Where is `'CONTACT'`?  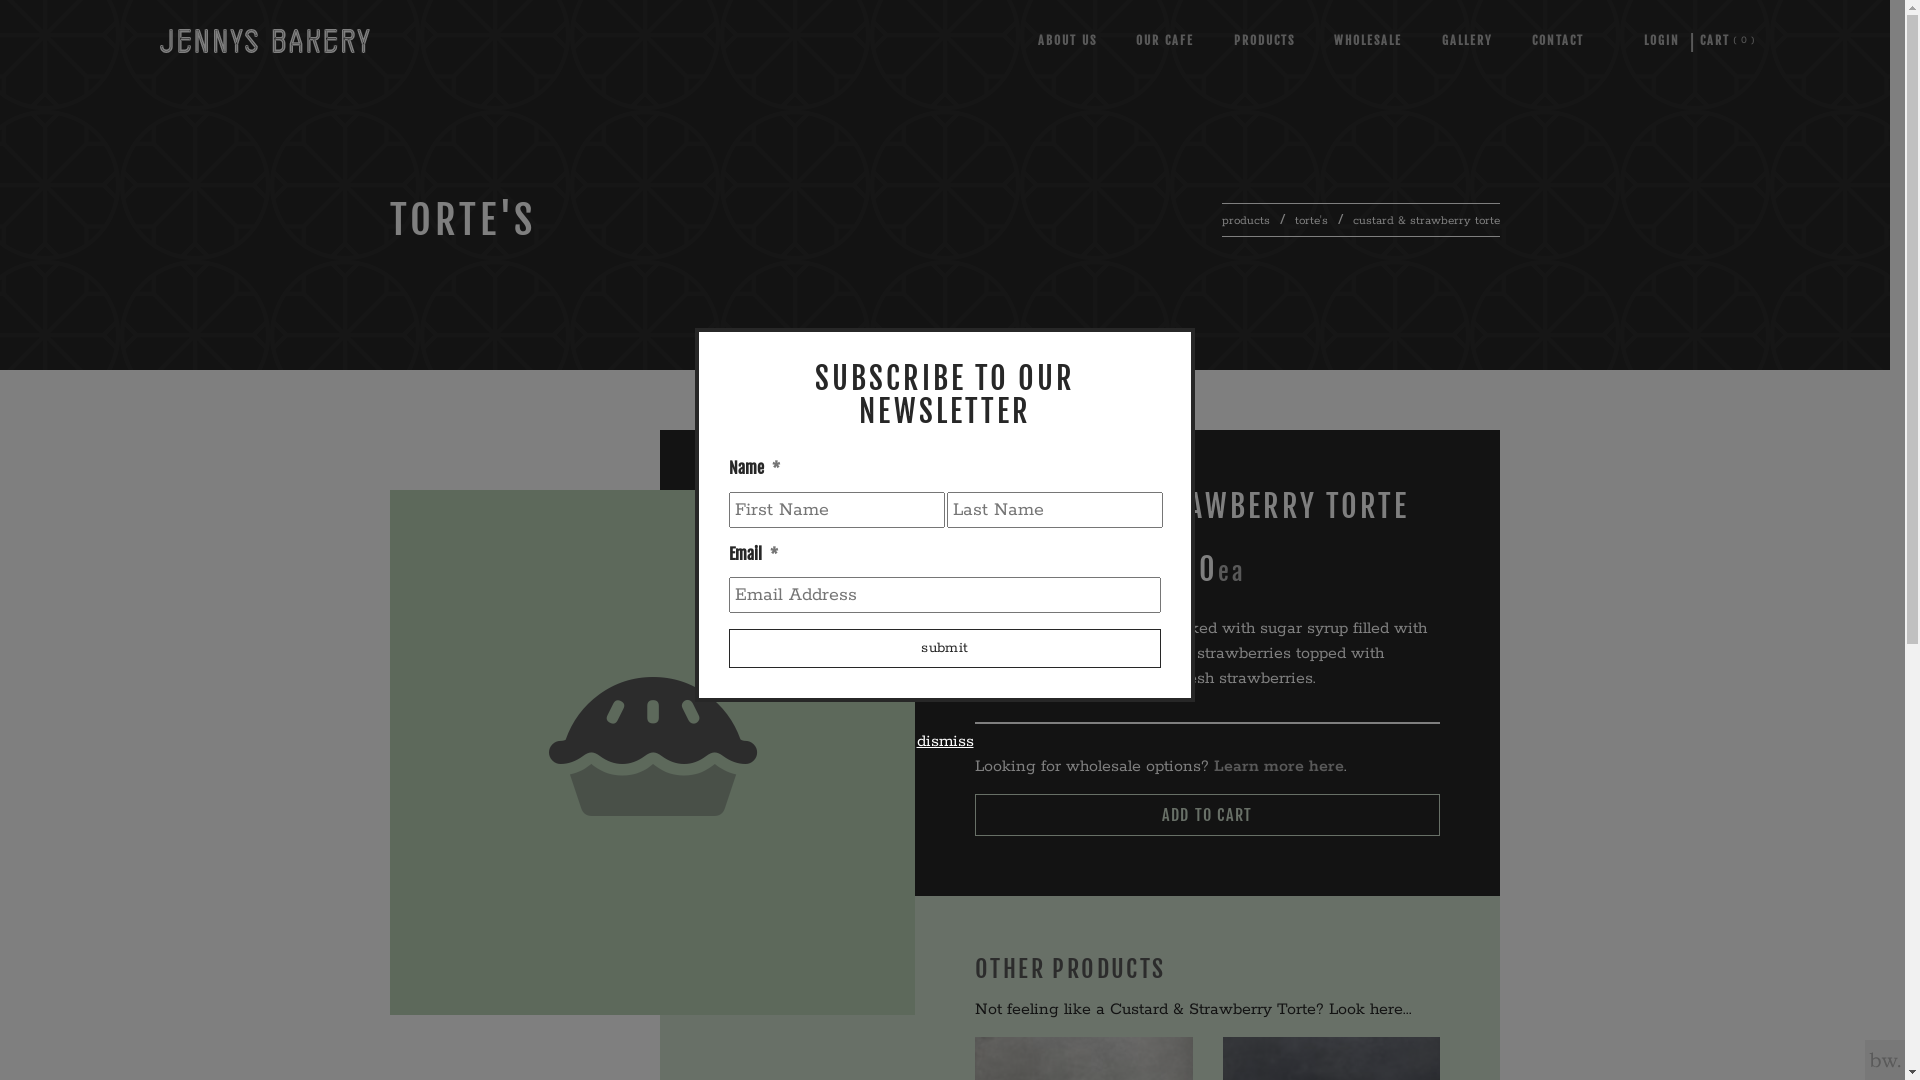 'CONTACT' is located at coordinates (1557, 40).